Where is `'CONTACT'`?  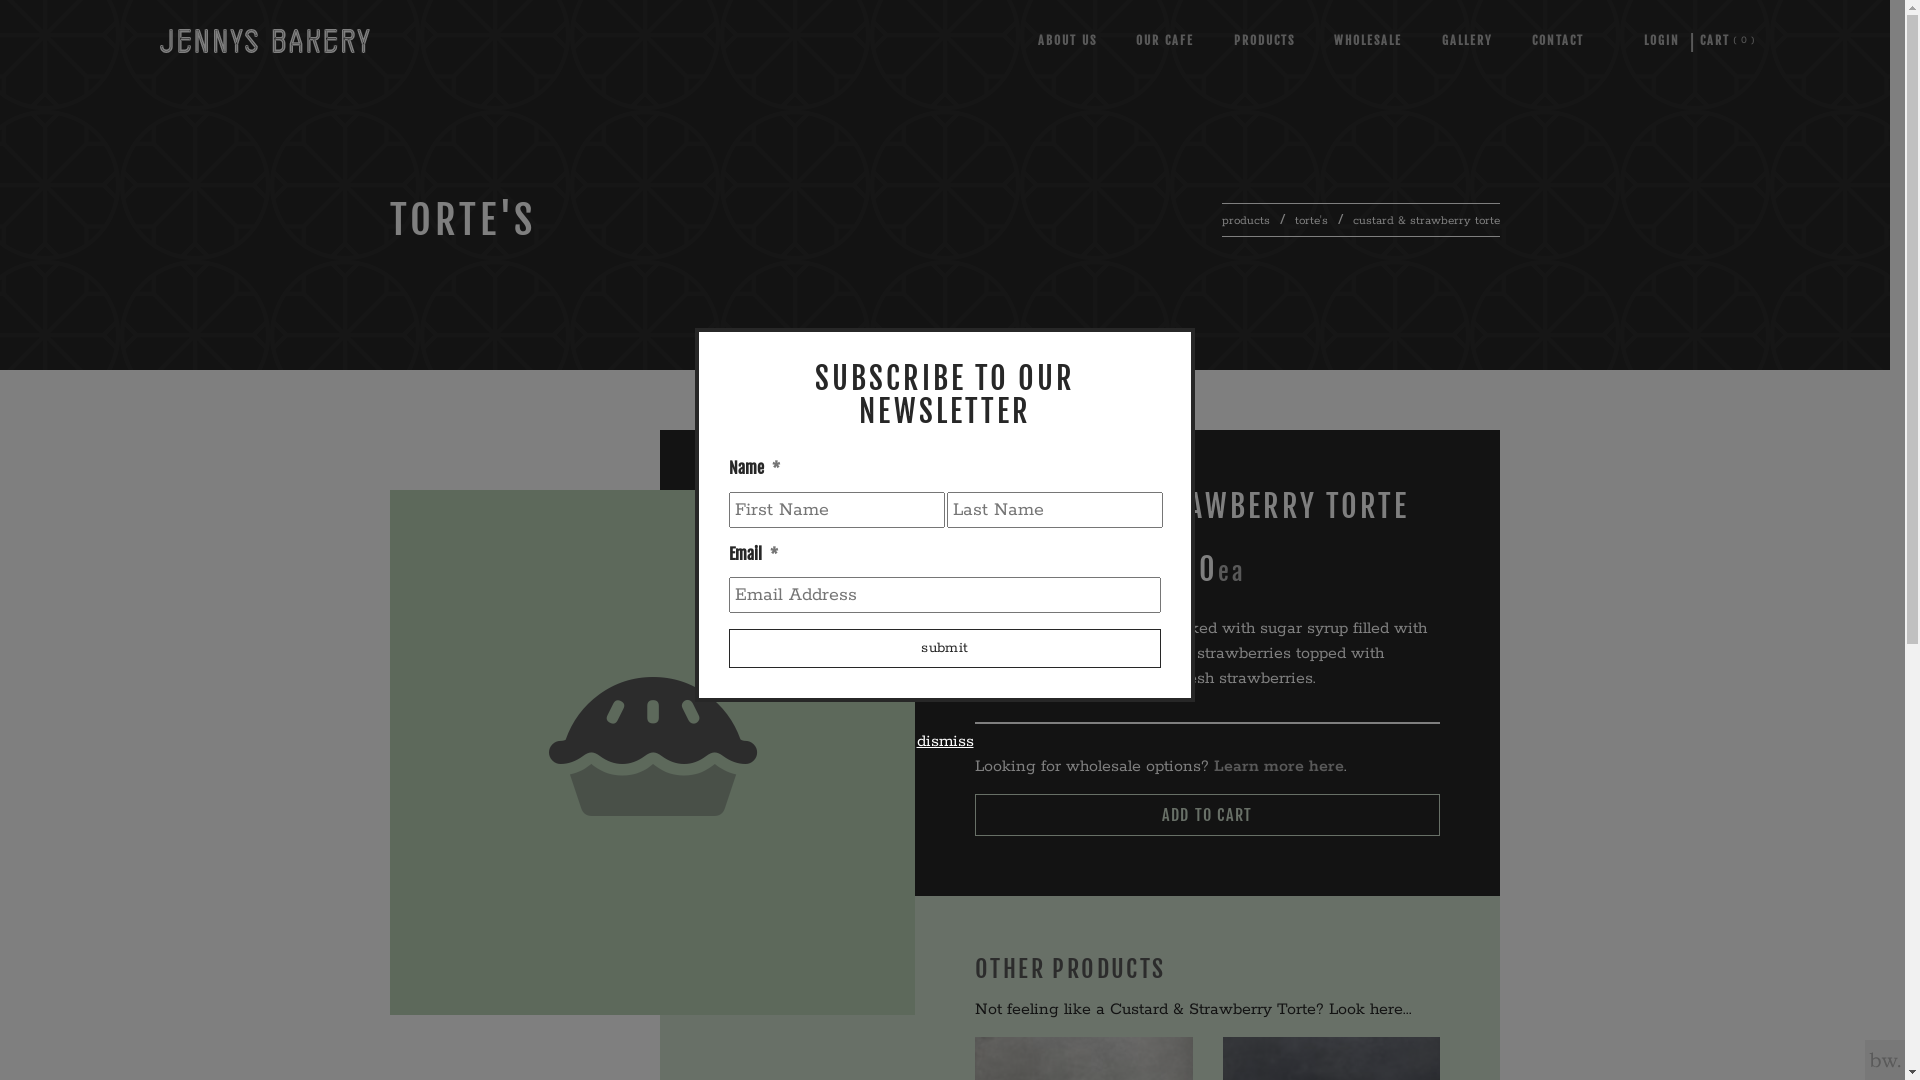 'CONTACT' is located at coordinates (1557, 40).